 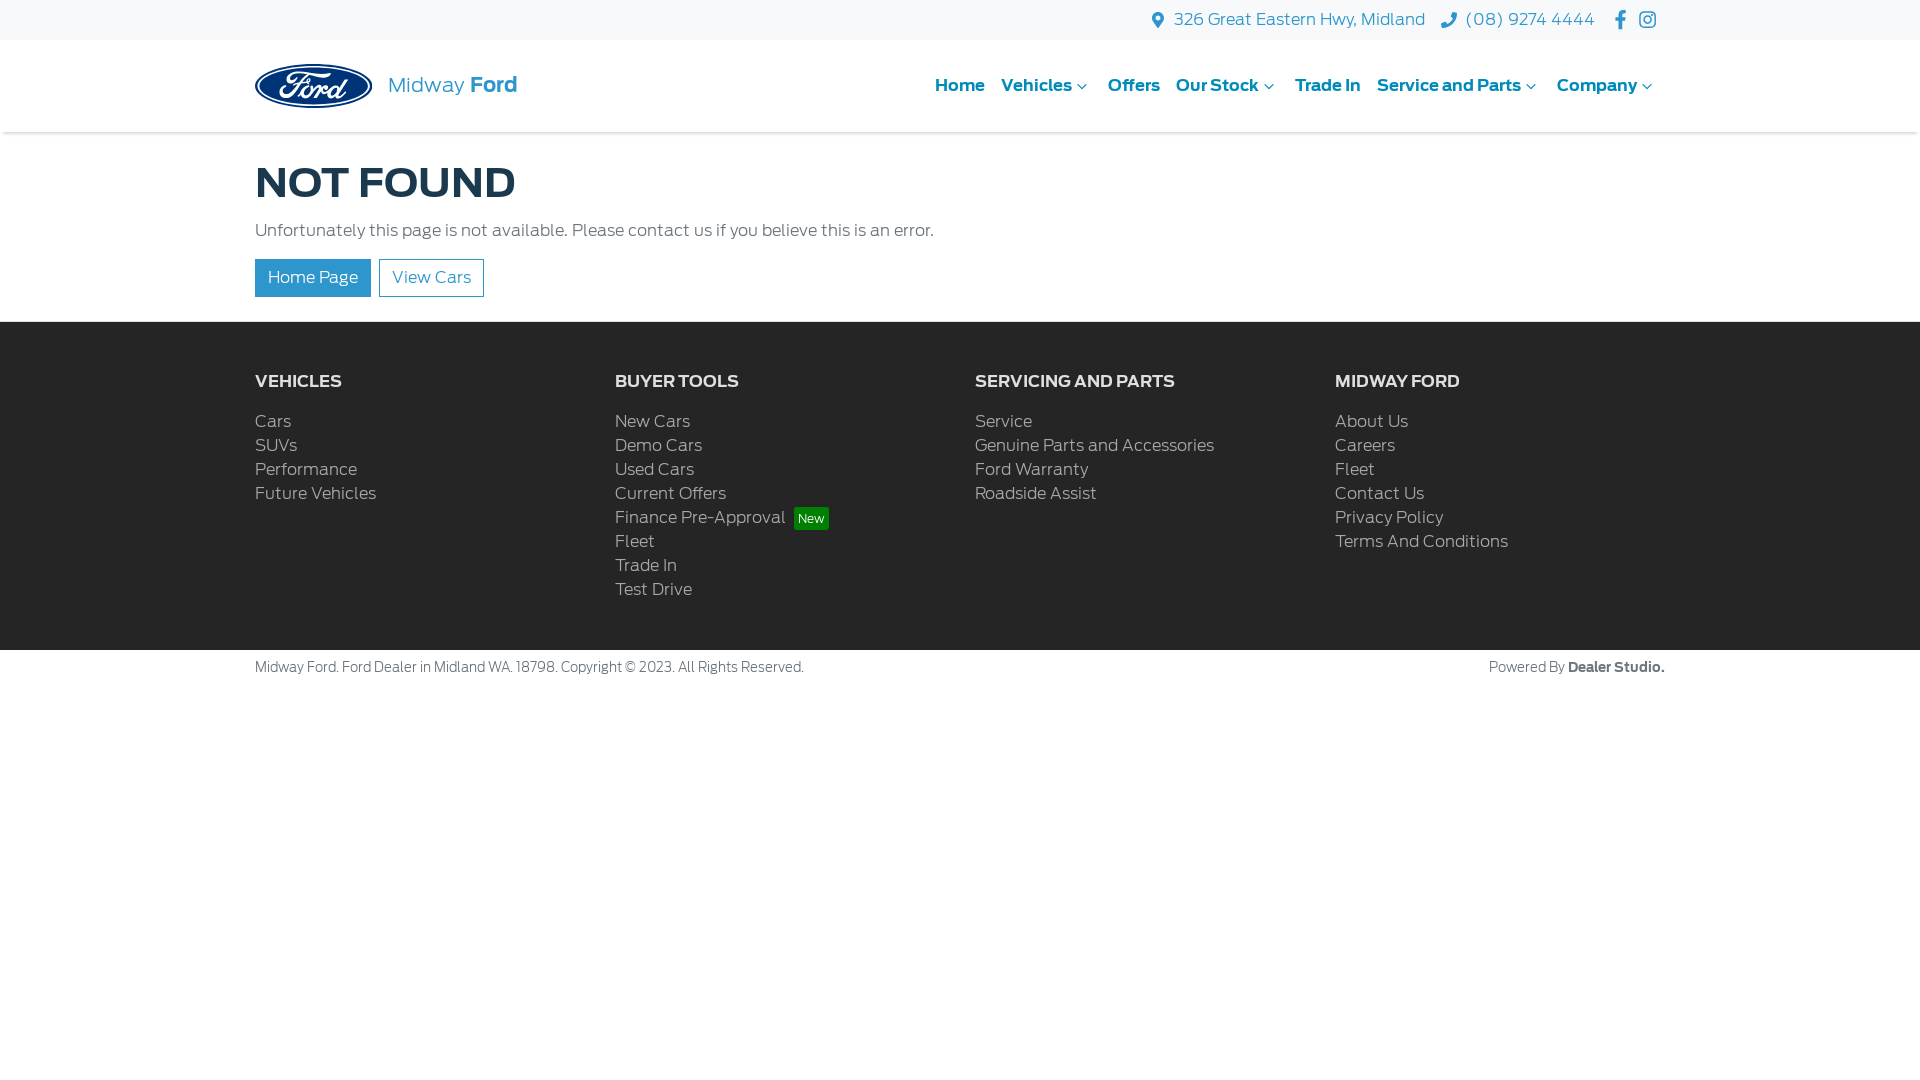 I want to click on 'Contact Us', so click(x=1378, y=493).